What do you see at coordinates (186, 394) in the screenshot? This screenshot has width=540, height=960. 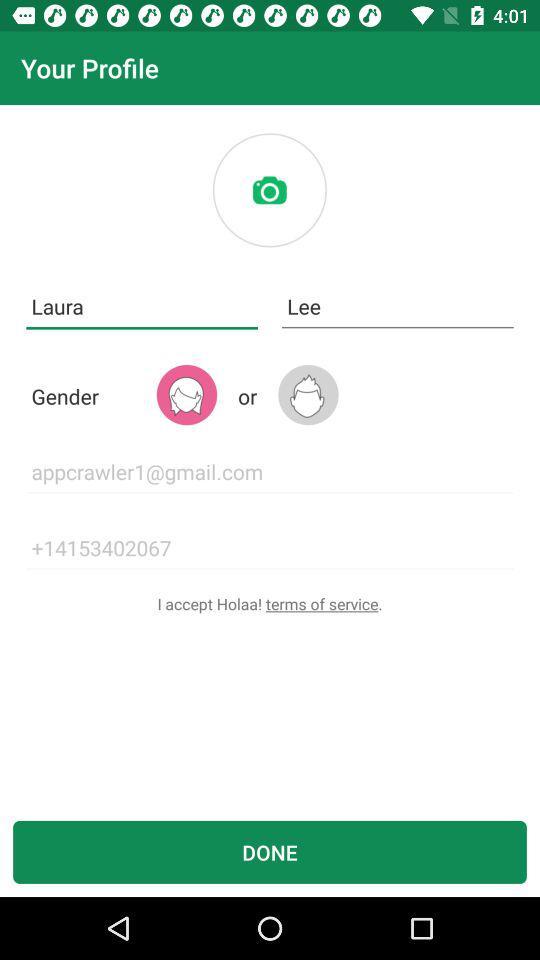 I see `female` at bounding box center [186, 394].